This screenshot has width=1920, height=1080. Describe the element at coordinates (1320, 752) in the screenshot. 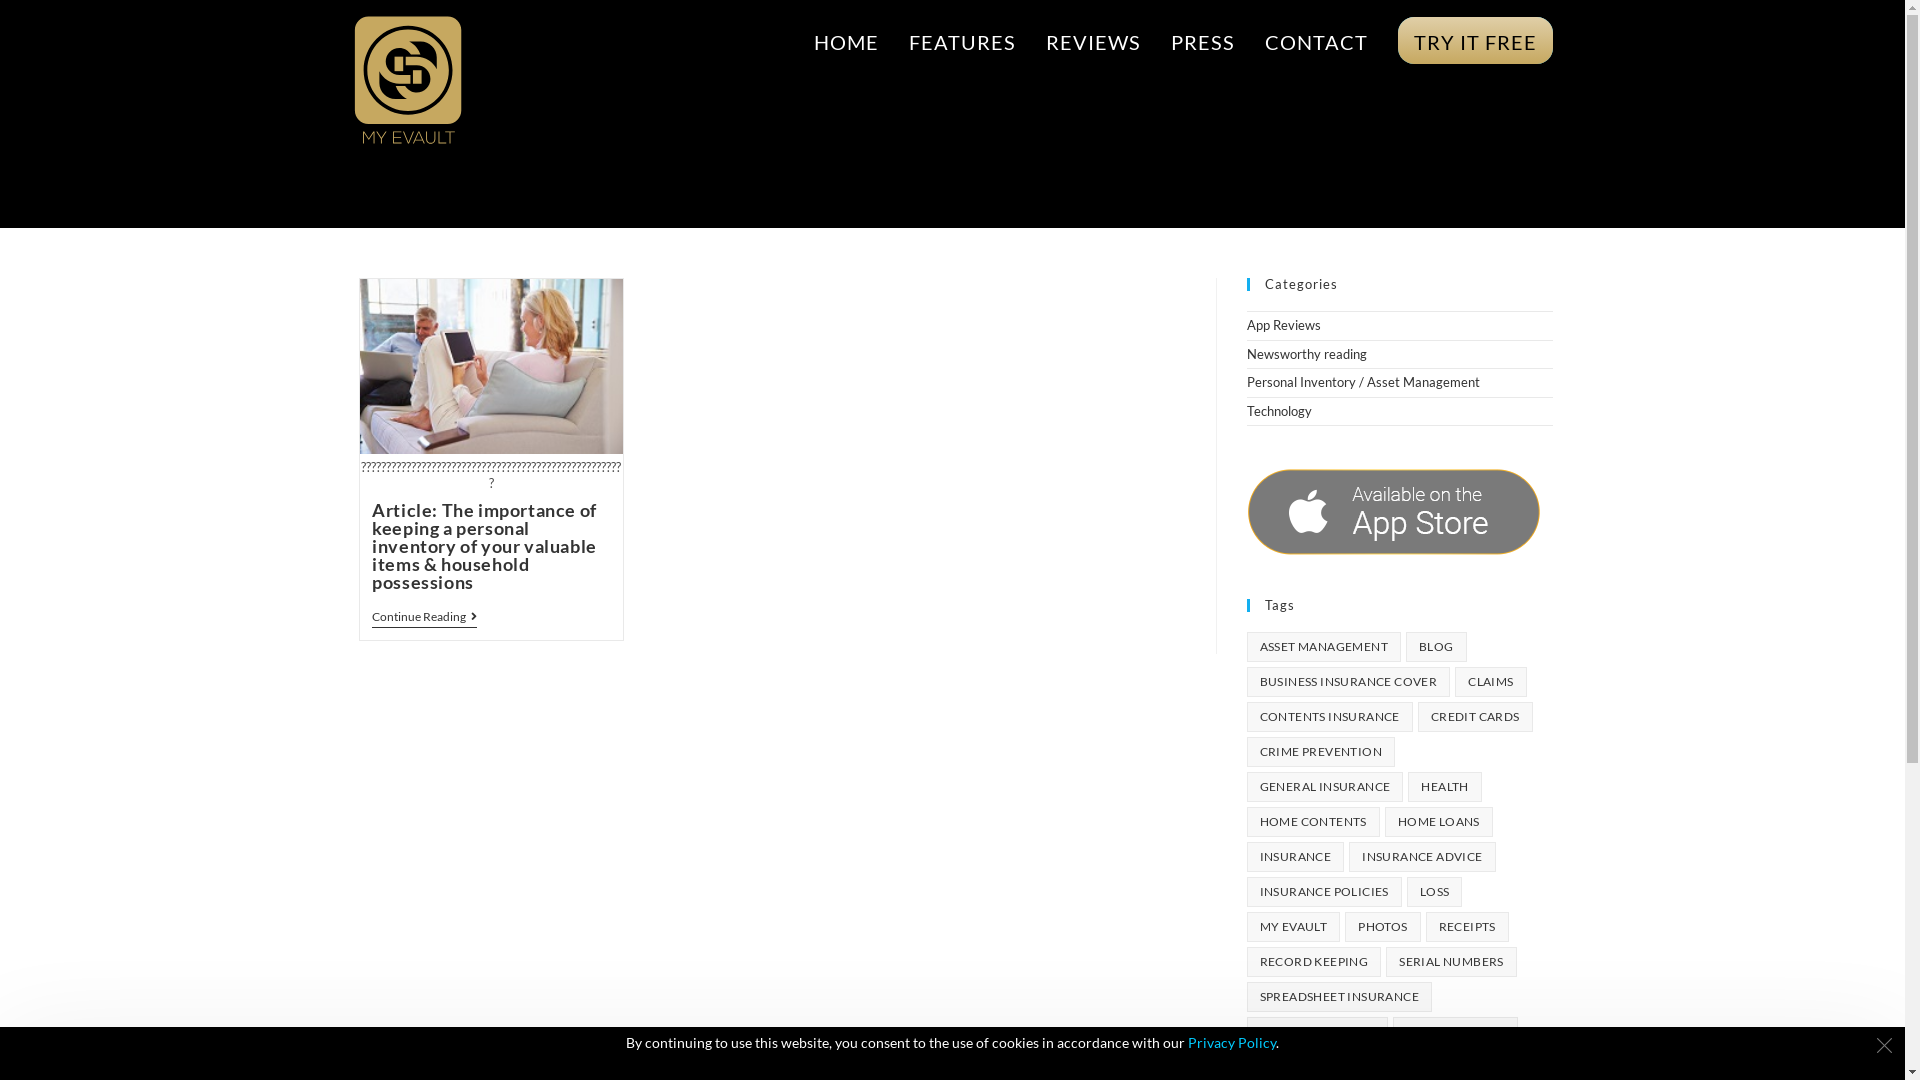

I see `'CRIME PREVENTION'` at that location.